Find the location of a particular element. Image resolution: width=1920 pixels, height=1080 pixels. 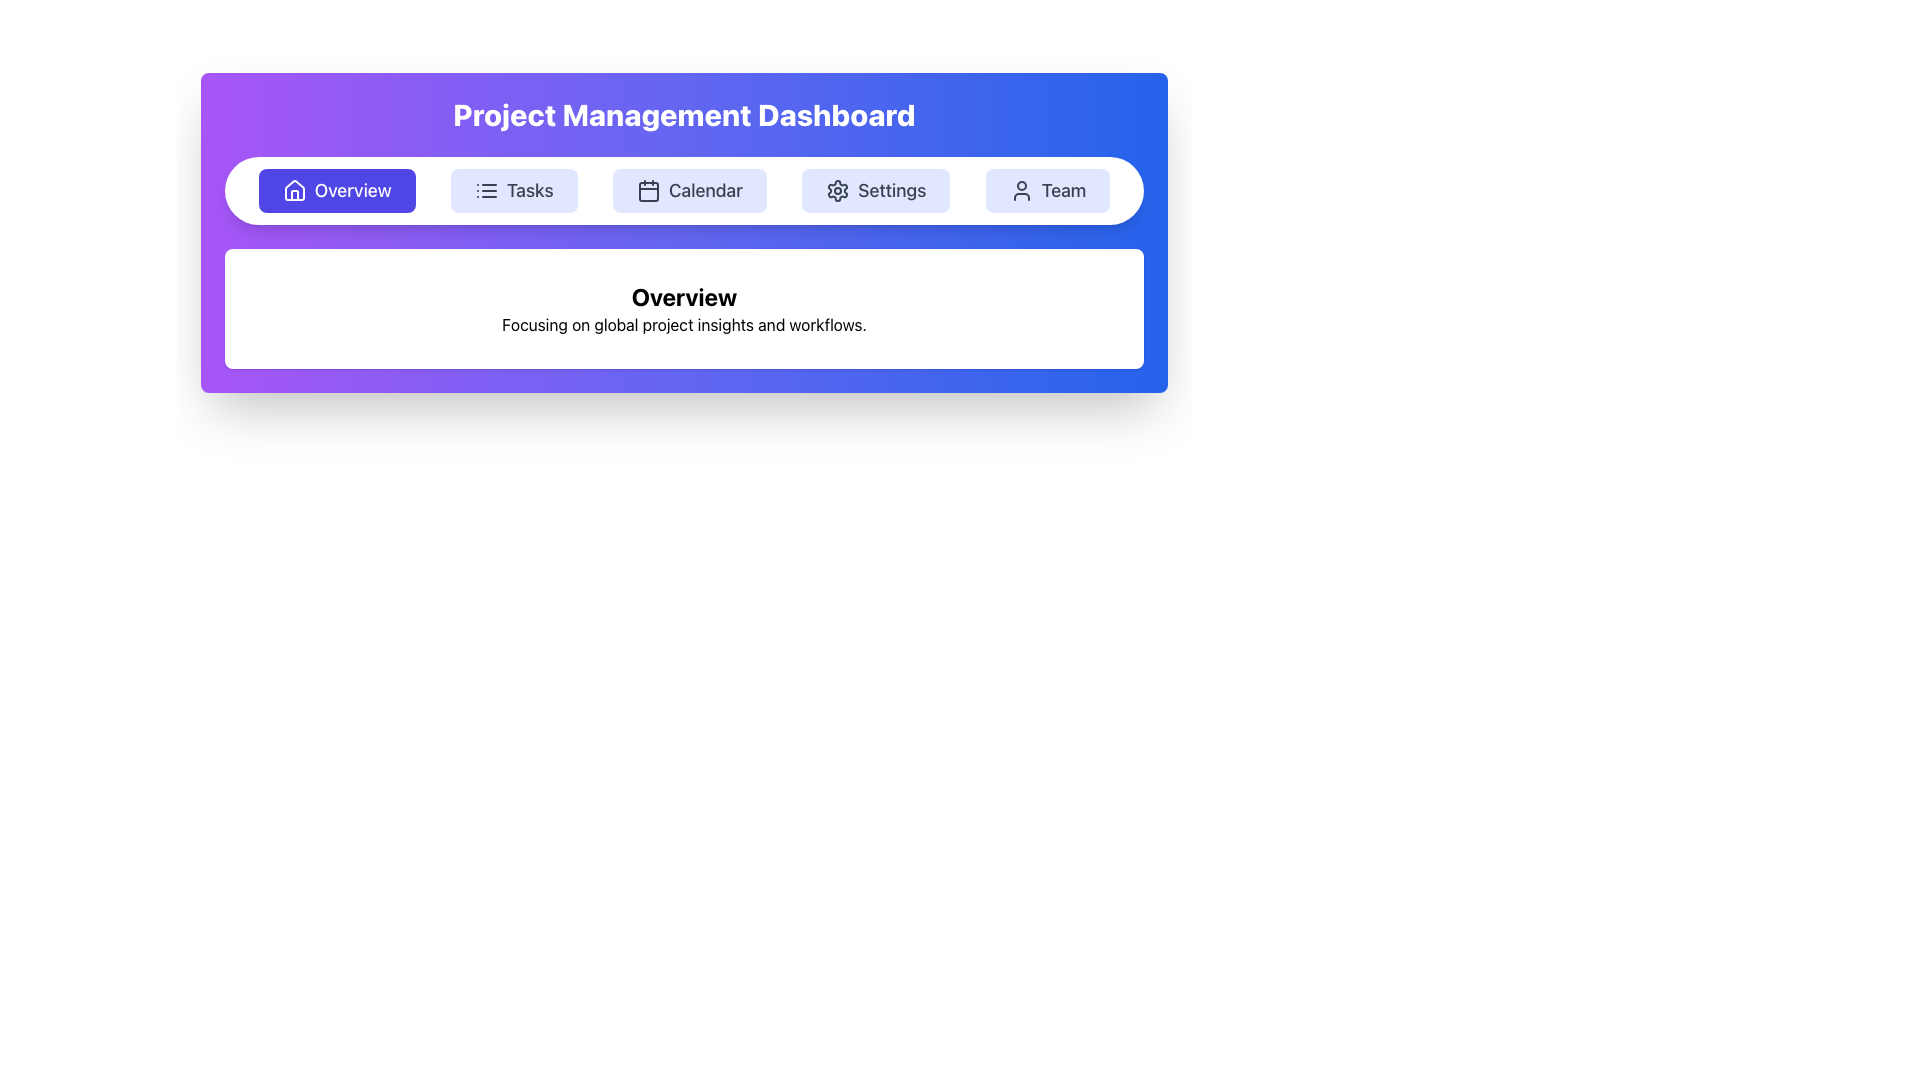

the 'Settings' button with a light indigo background and gray text, located in the navigation menu is located at coordinates (876, 191).